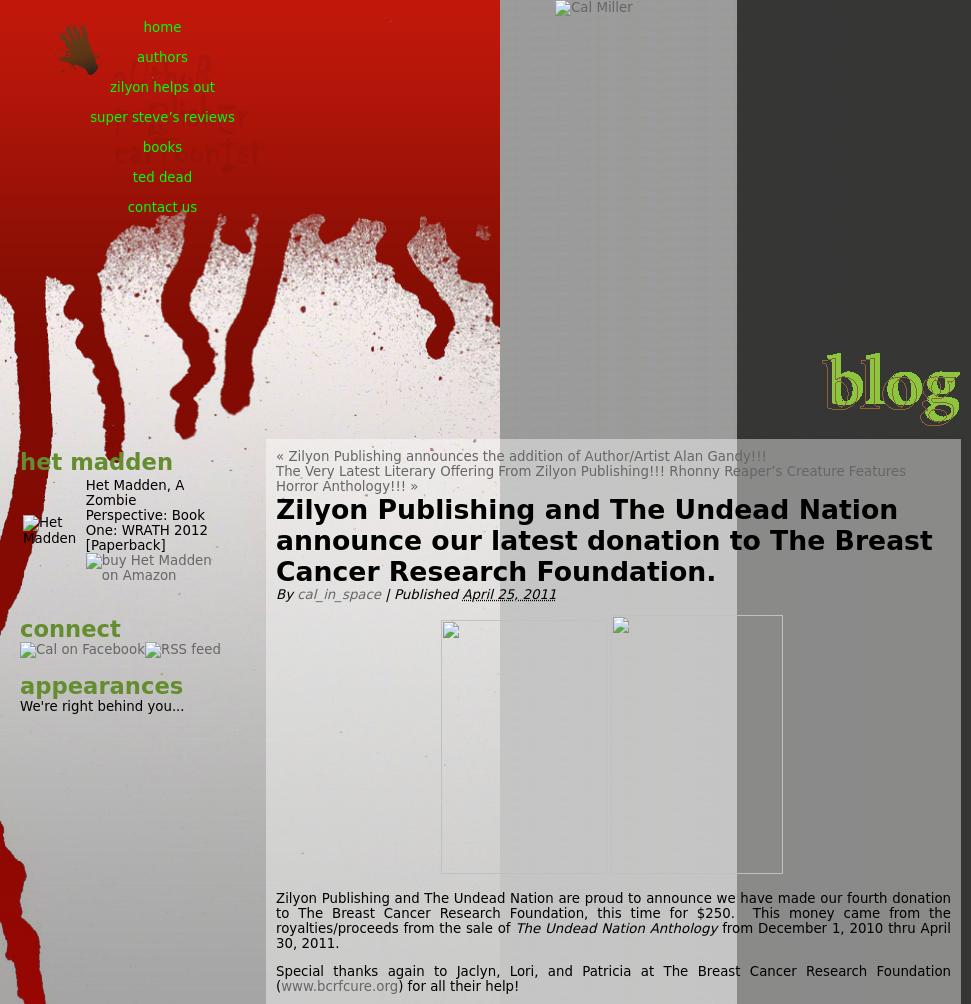 This screenshot has width=971, height=1004. What do you see at coordinates (89, 117) in the screenshot?
I see `'super steve’s reviews'` at bounding box center [89, 117].